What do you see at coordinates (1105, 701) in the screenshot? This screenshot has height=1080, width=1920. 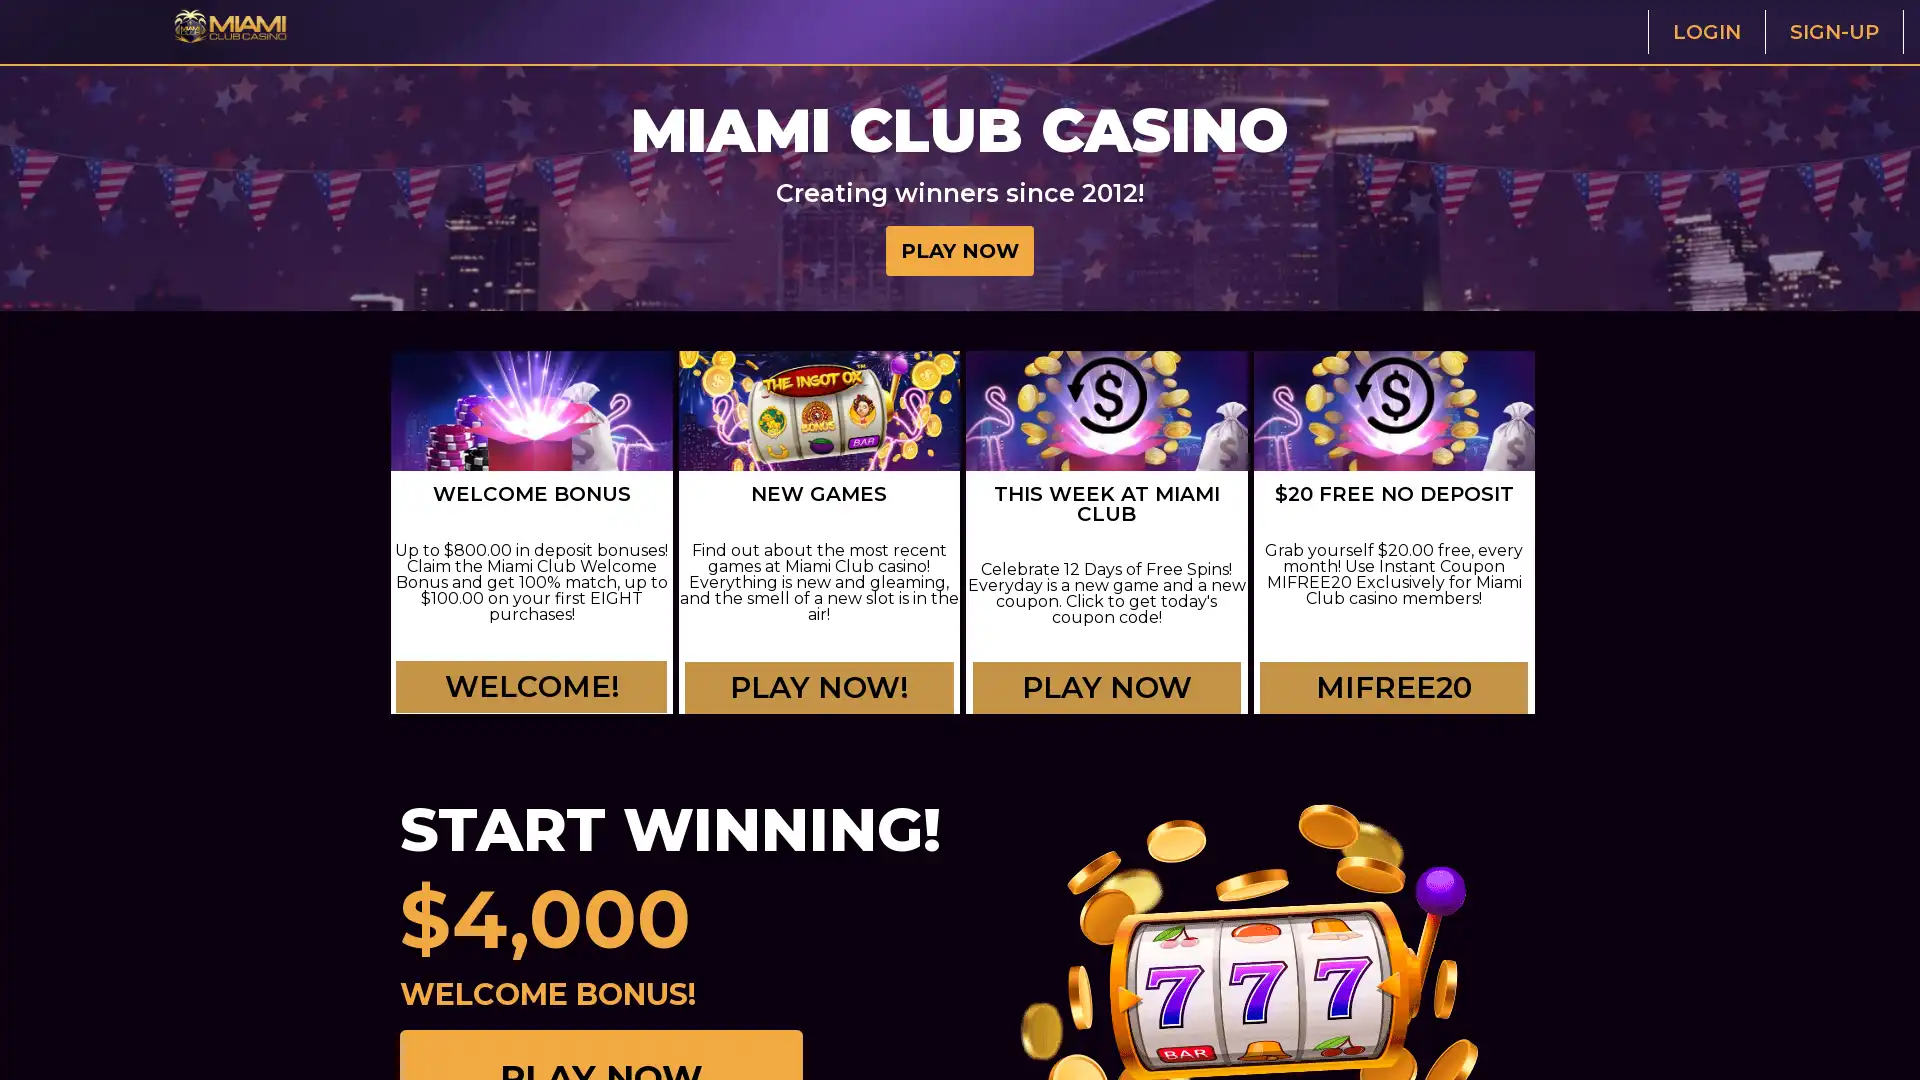 I see `PLAY NOW` at bounding box center [1105, 701].